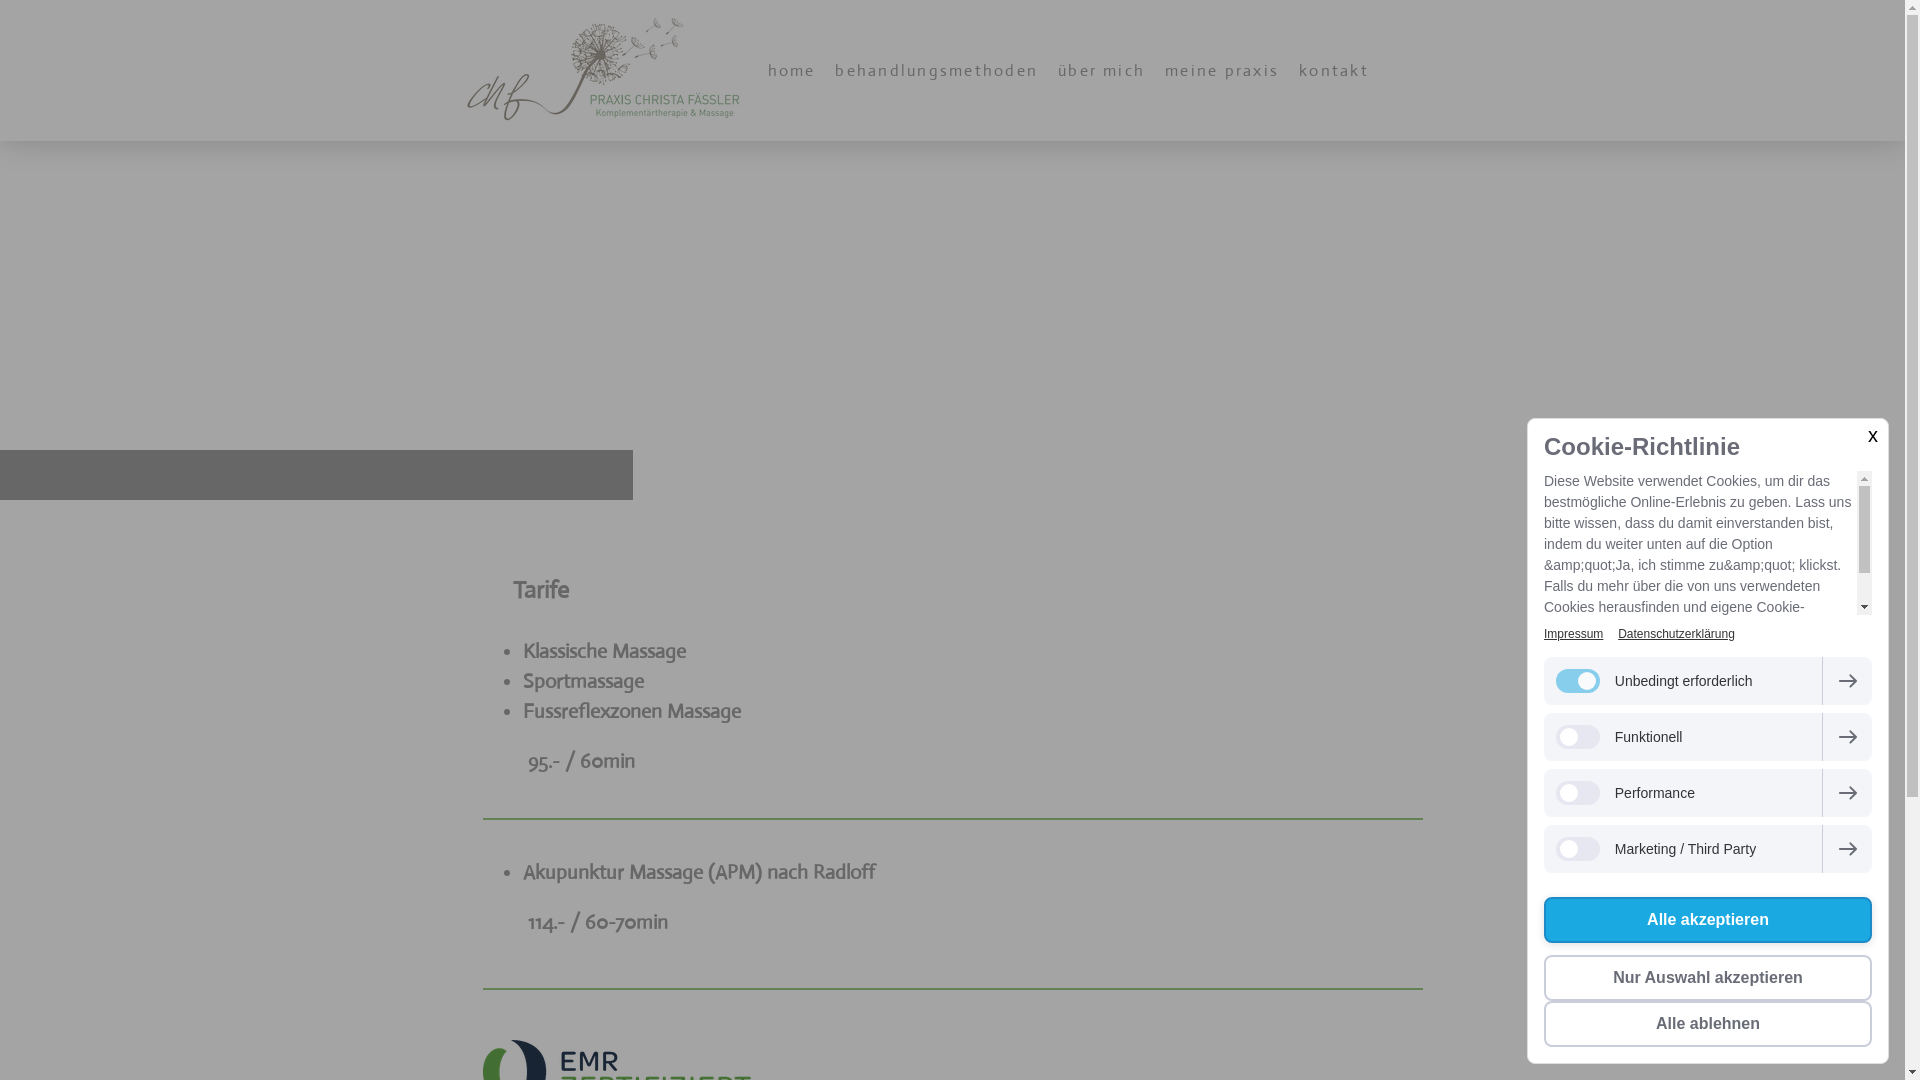 The height and width of the screenshot is (1080, 1920). Describe the element at coordinates (1707, 920) in the screenshot. I see `'Alle akzeptieren'` at that location.